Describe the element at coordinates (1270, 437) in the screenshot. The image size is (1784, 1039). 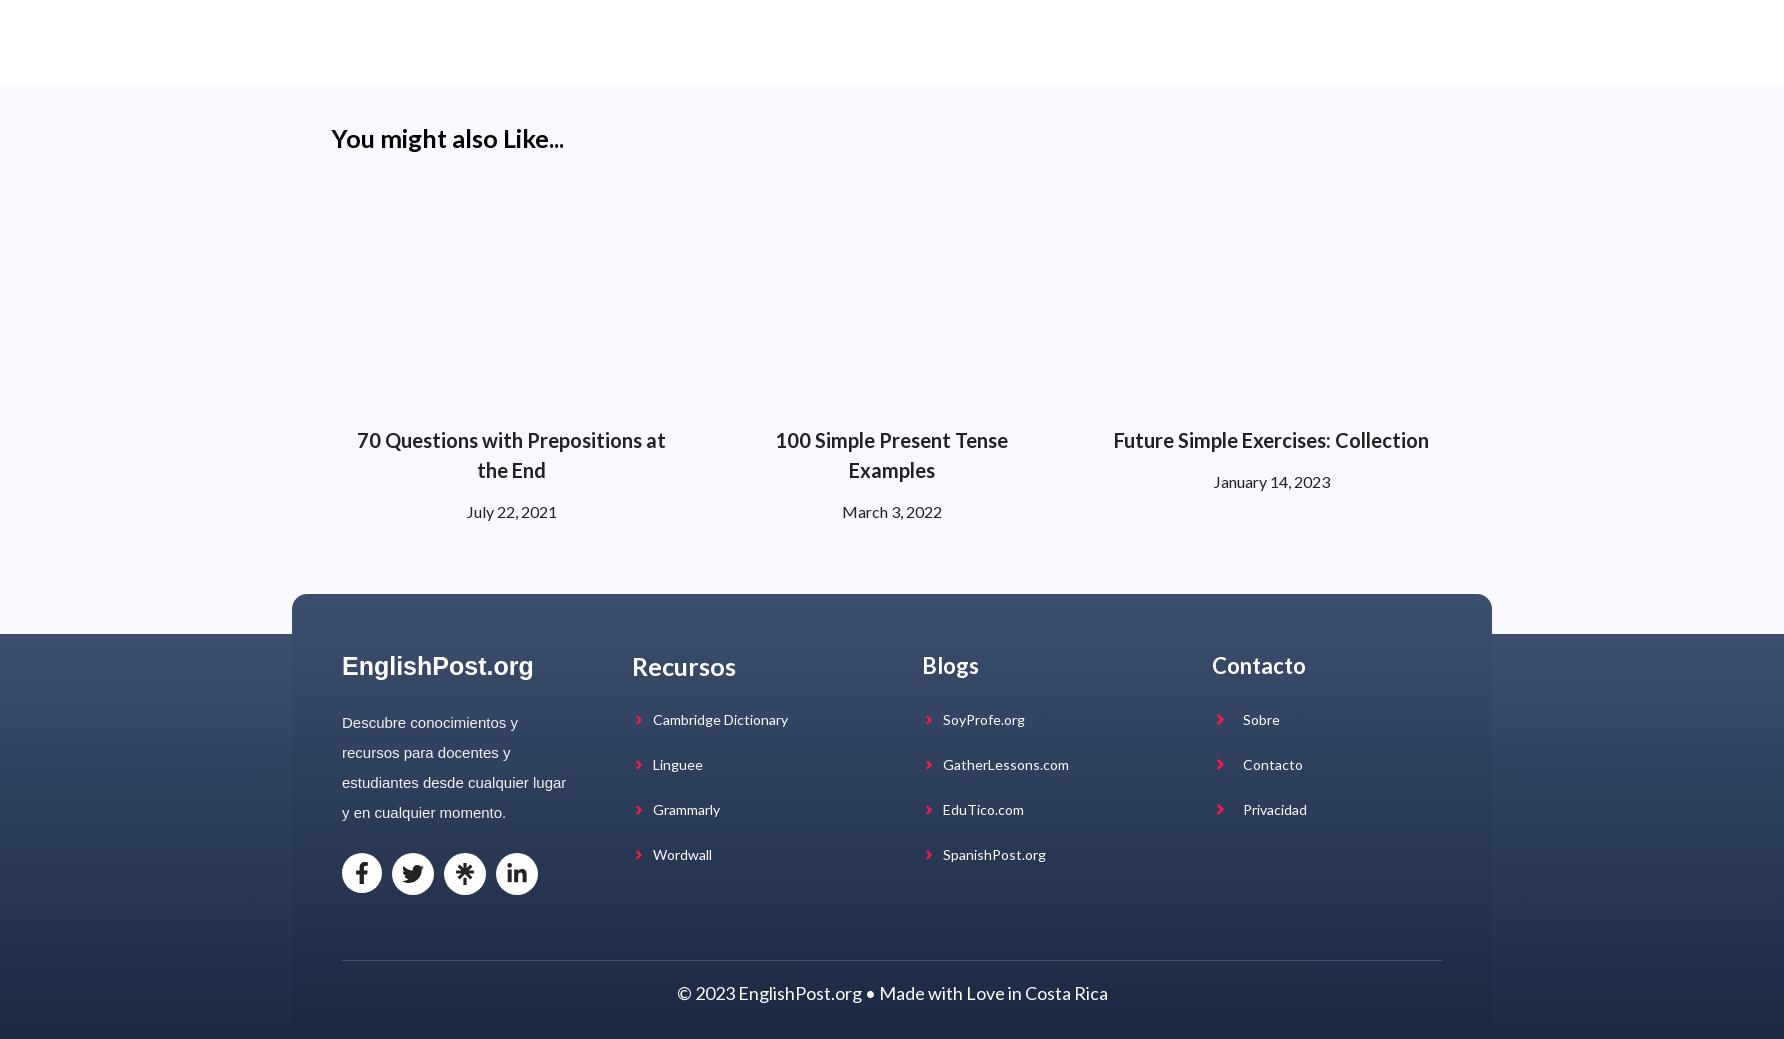
I see `'Future Simple Exercises: Collection'` at that location.